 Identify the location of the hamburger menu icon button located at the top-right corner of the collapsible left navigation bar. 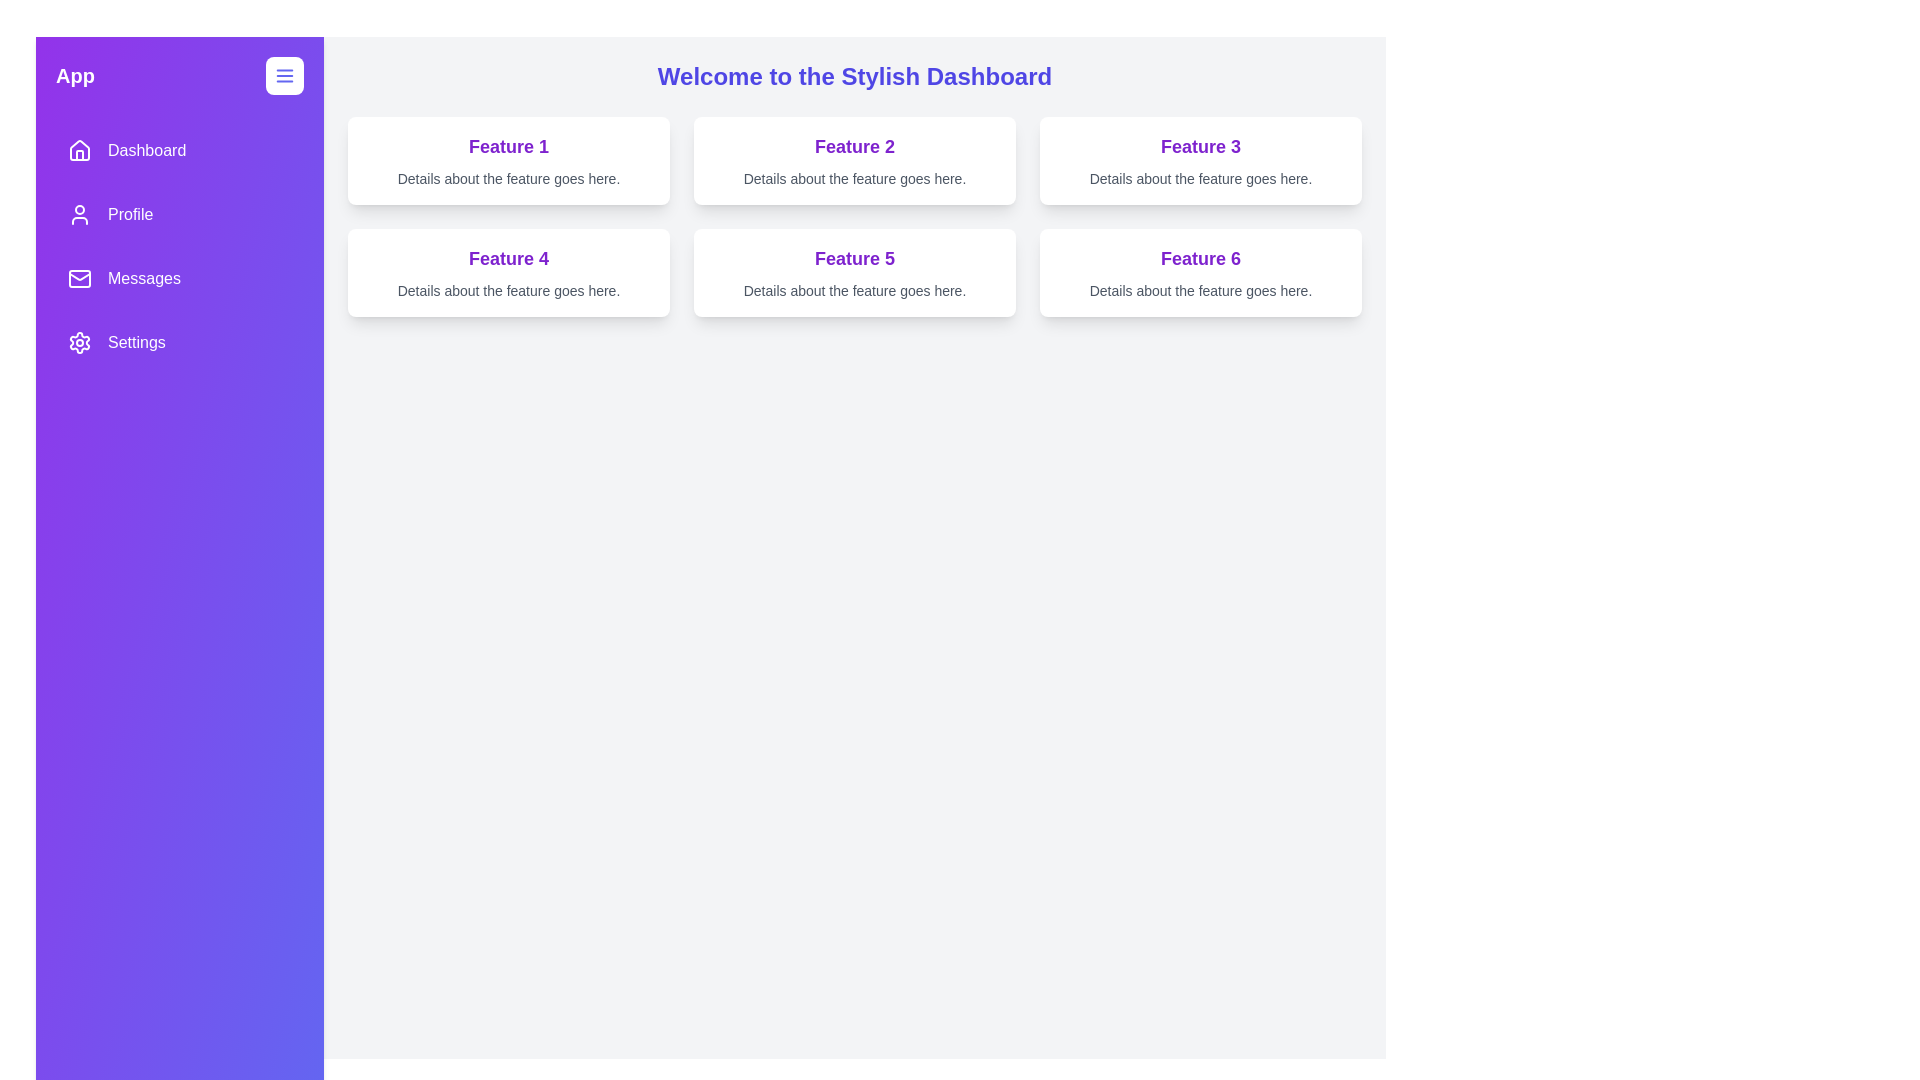
(283, 75).